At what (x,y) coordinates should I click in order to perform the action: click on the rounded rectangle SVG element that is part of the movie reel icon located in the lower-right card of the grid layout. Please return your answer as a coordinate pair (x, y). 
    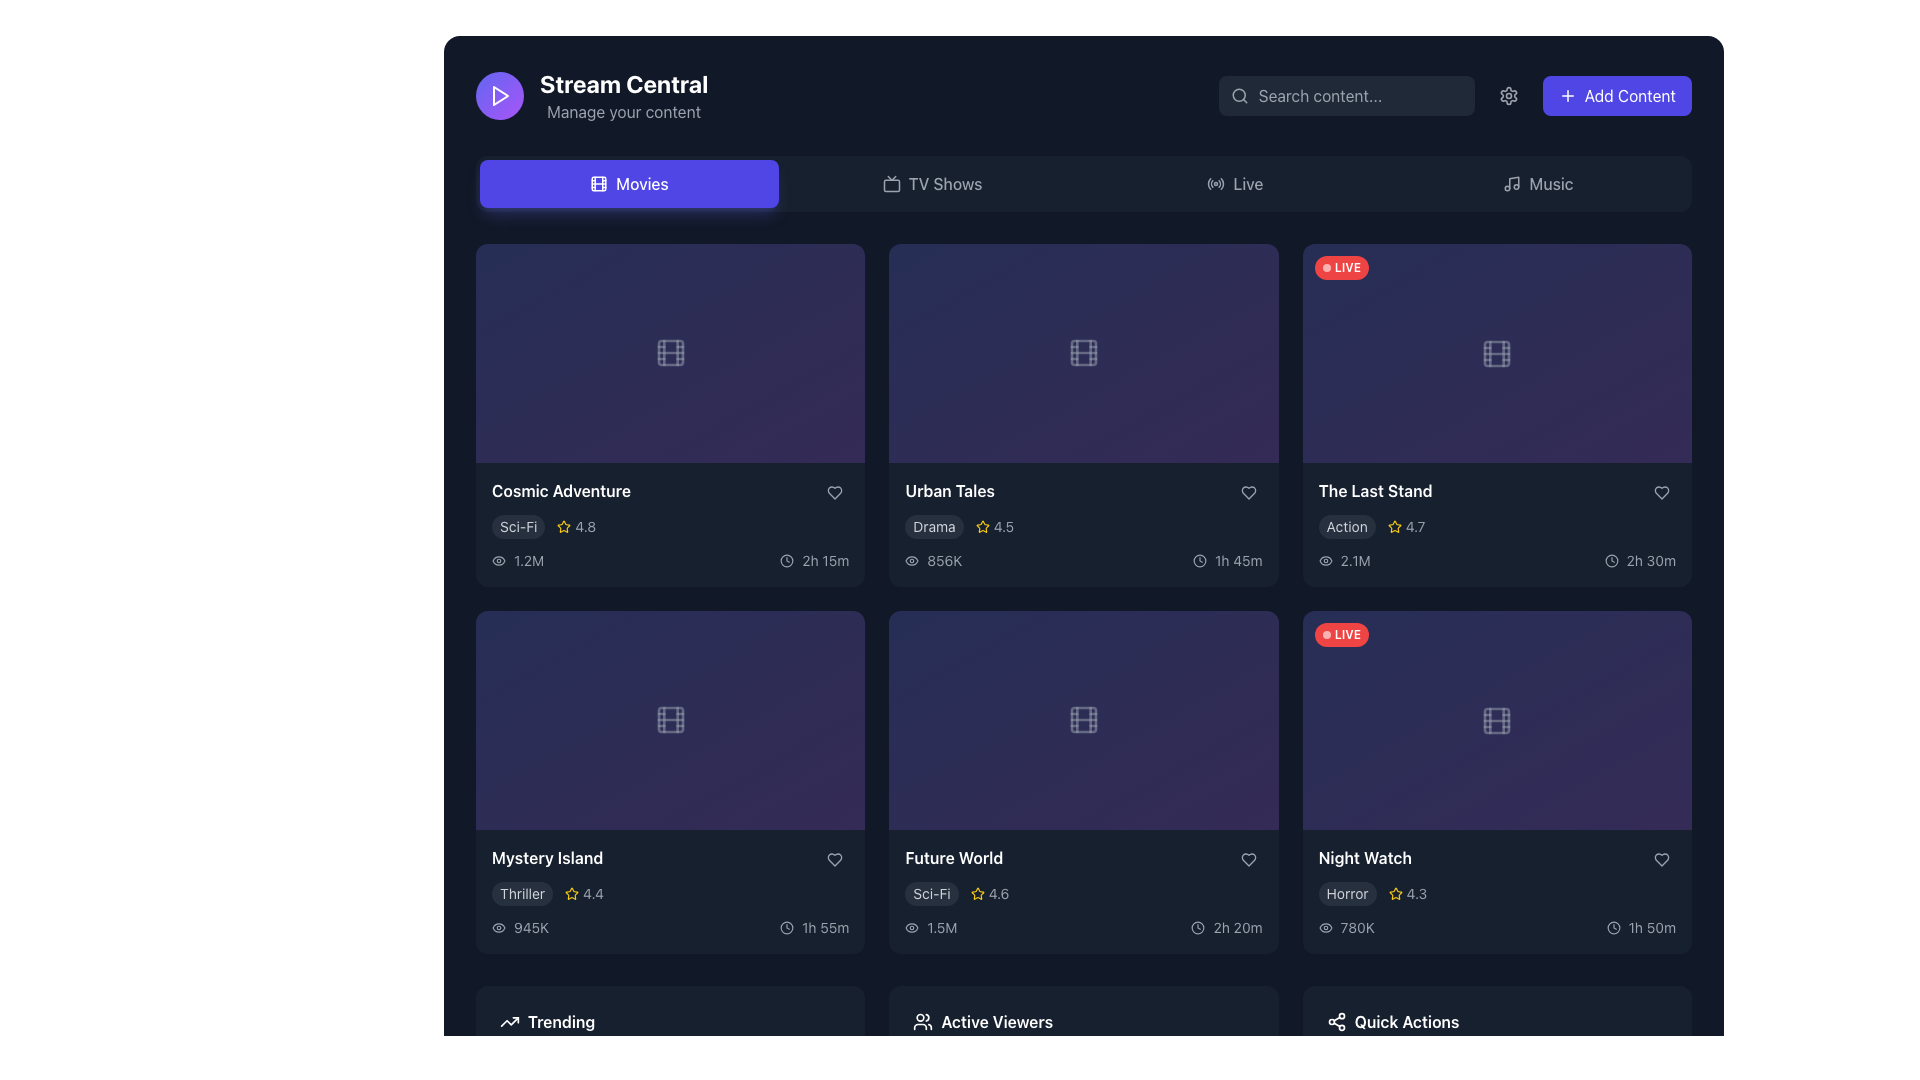
    Looking at the image, I should click on (1497, 720).